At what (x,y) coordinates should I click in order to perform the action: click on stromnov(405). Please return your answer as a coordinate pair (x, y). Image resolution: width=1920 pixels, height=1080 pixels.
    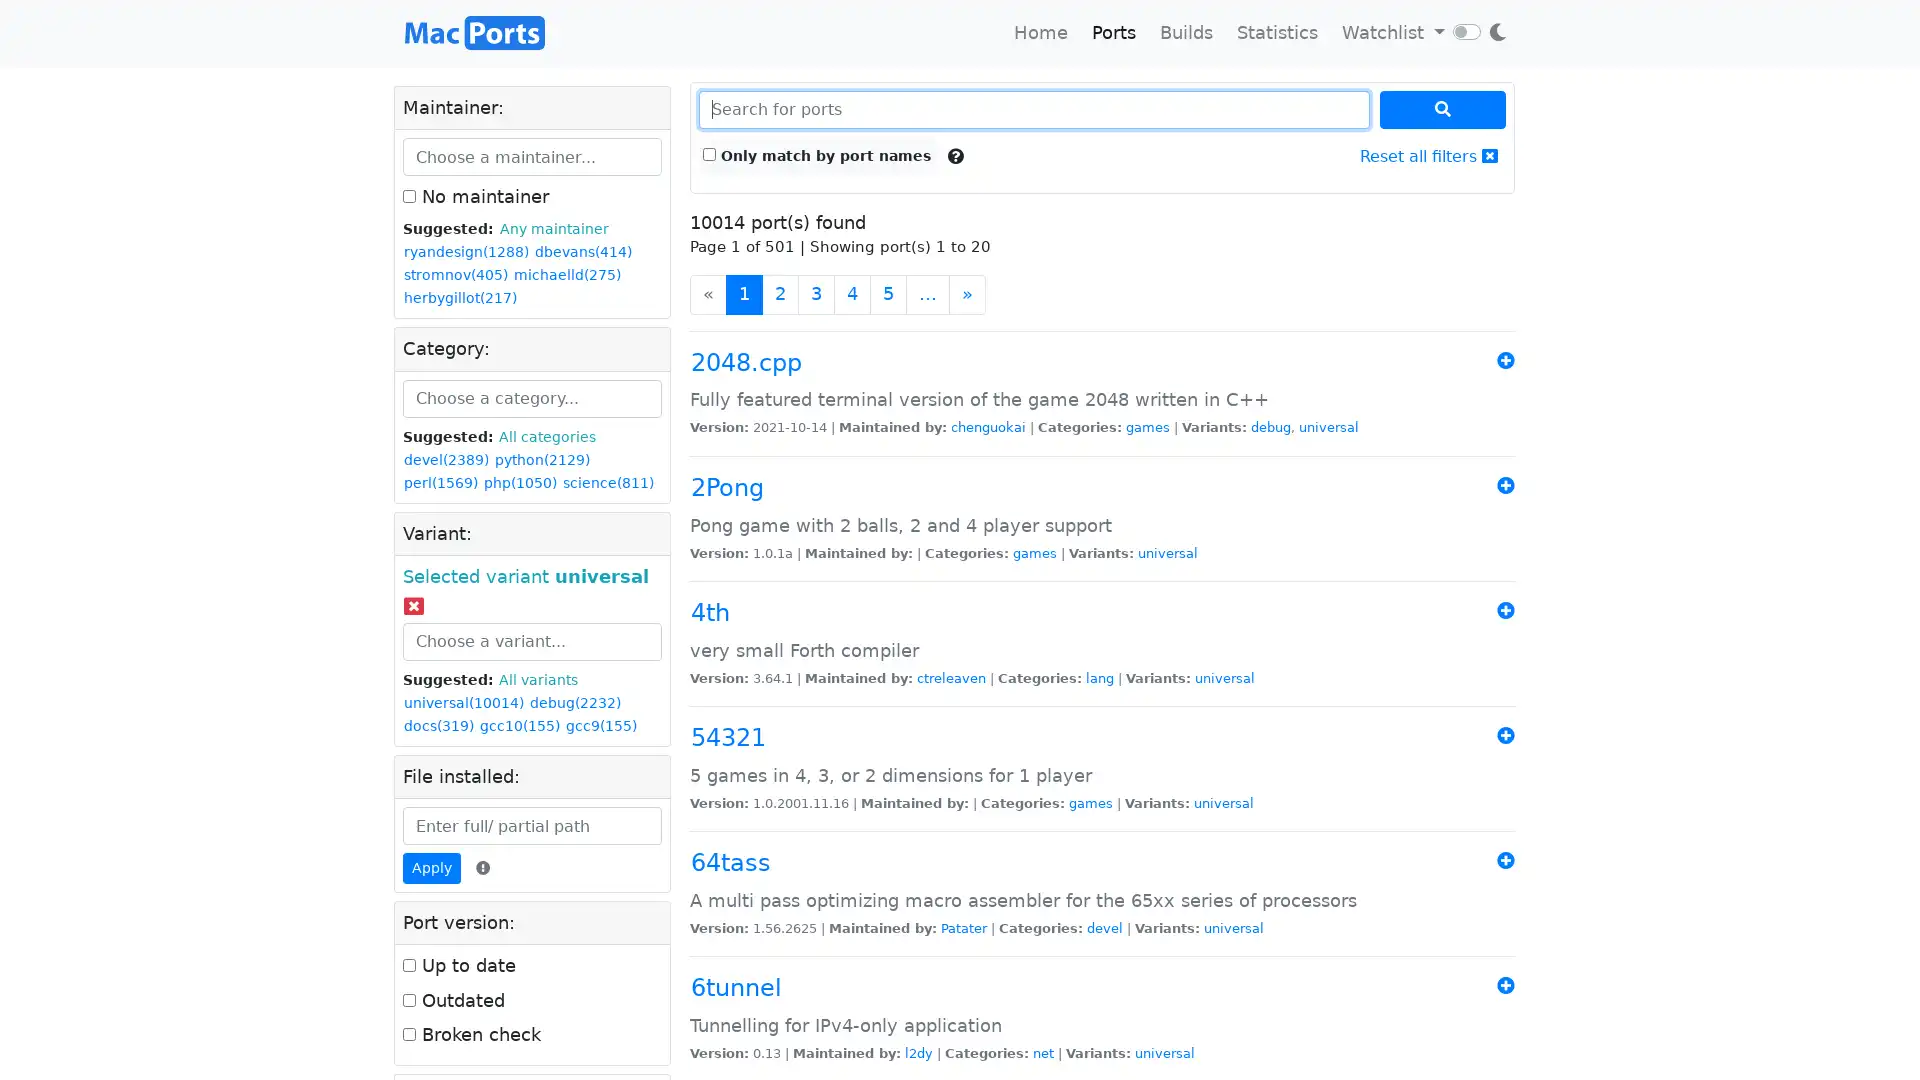
    Looking at the image, I should click on (455, 275).